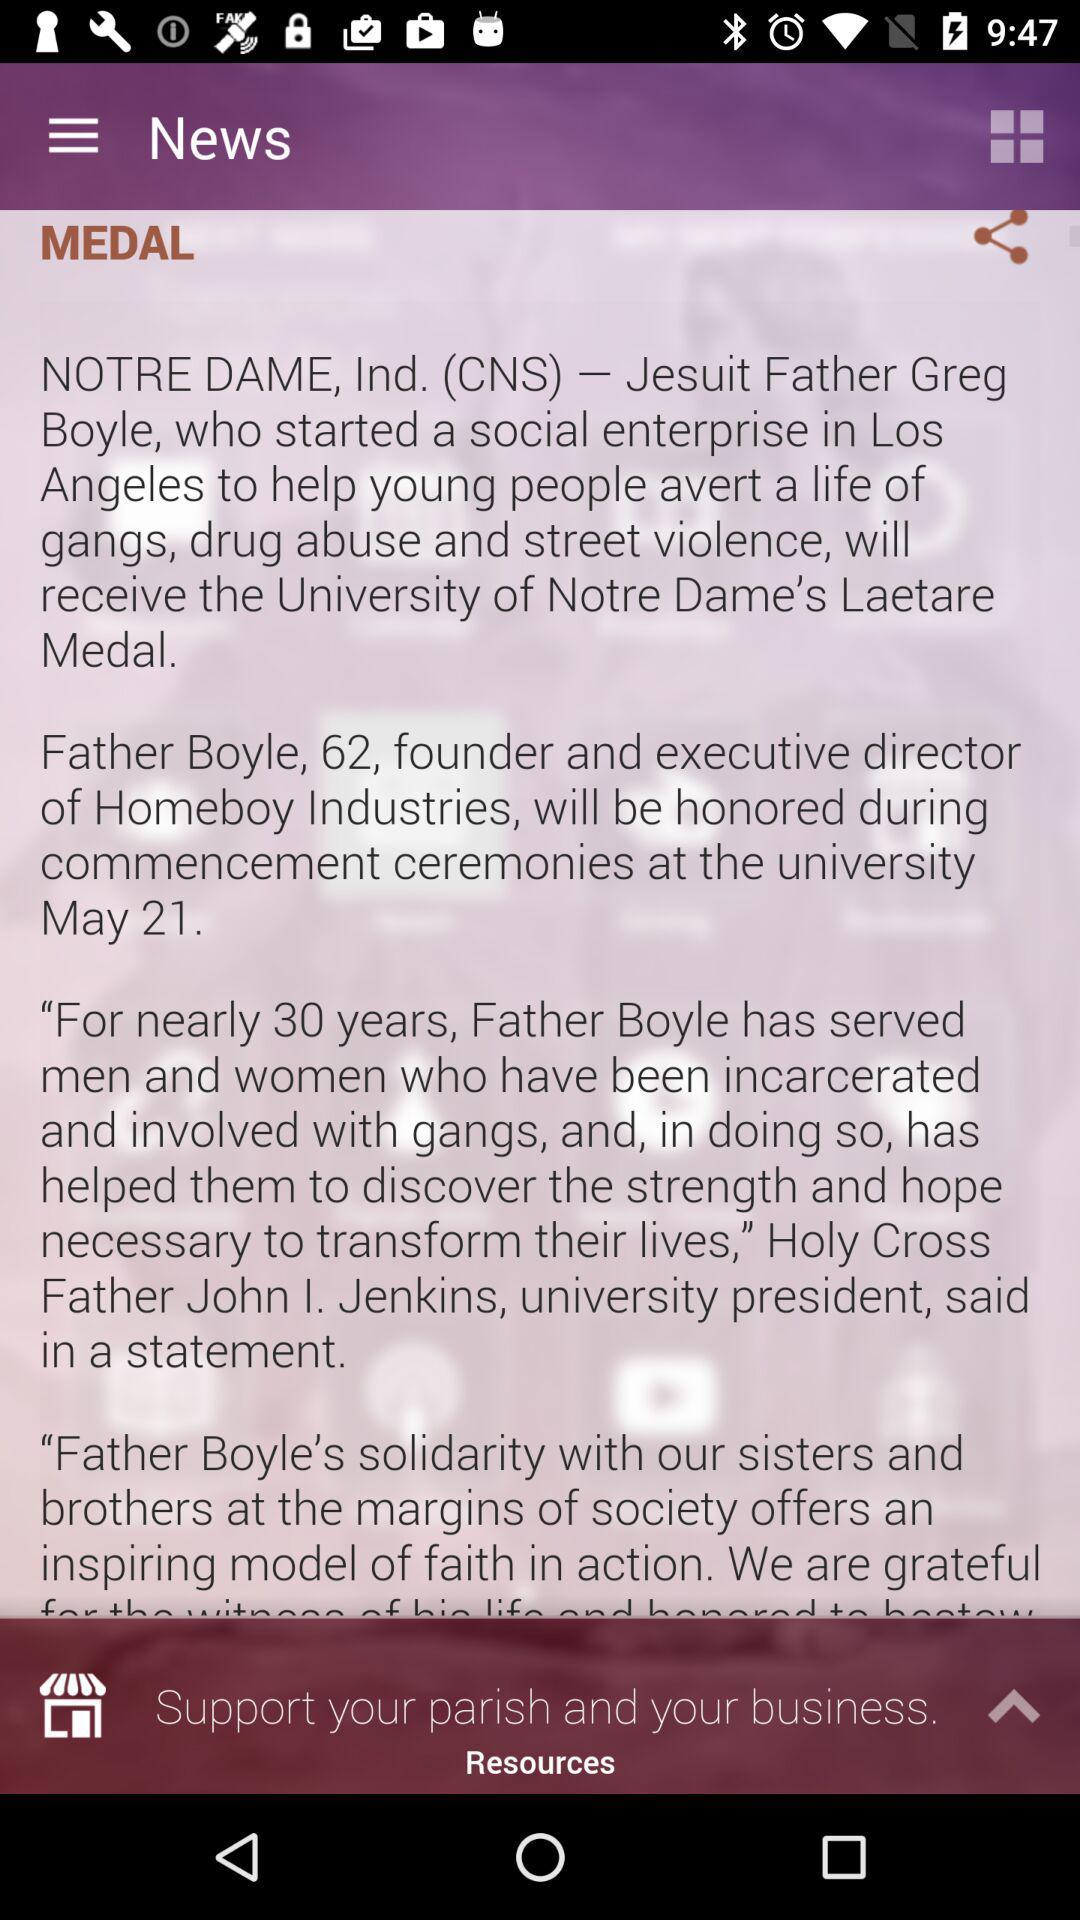 This screenshot has height=1920, width=1080. Describe the element at coordinates (72, 135) in the screenshot. I see `the item to the left of news item` at that location.